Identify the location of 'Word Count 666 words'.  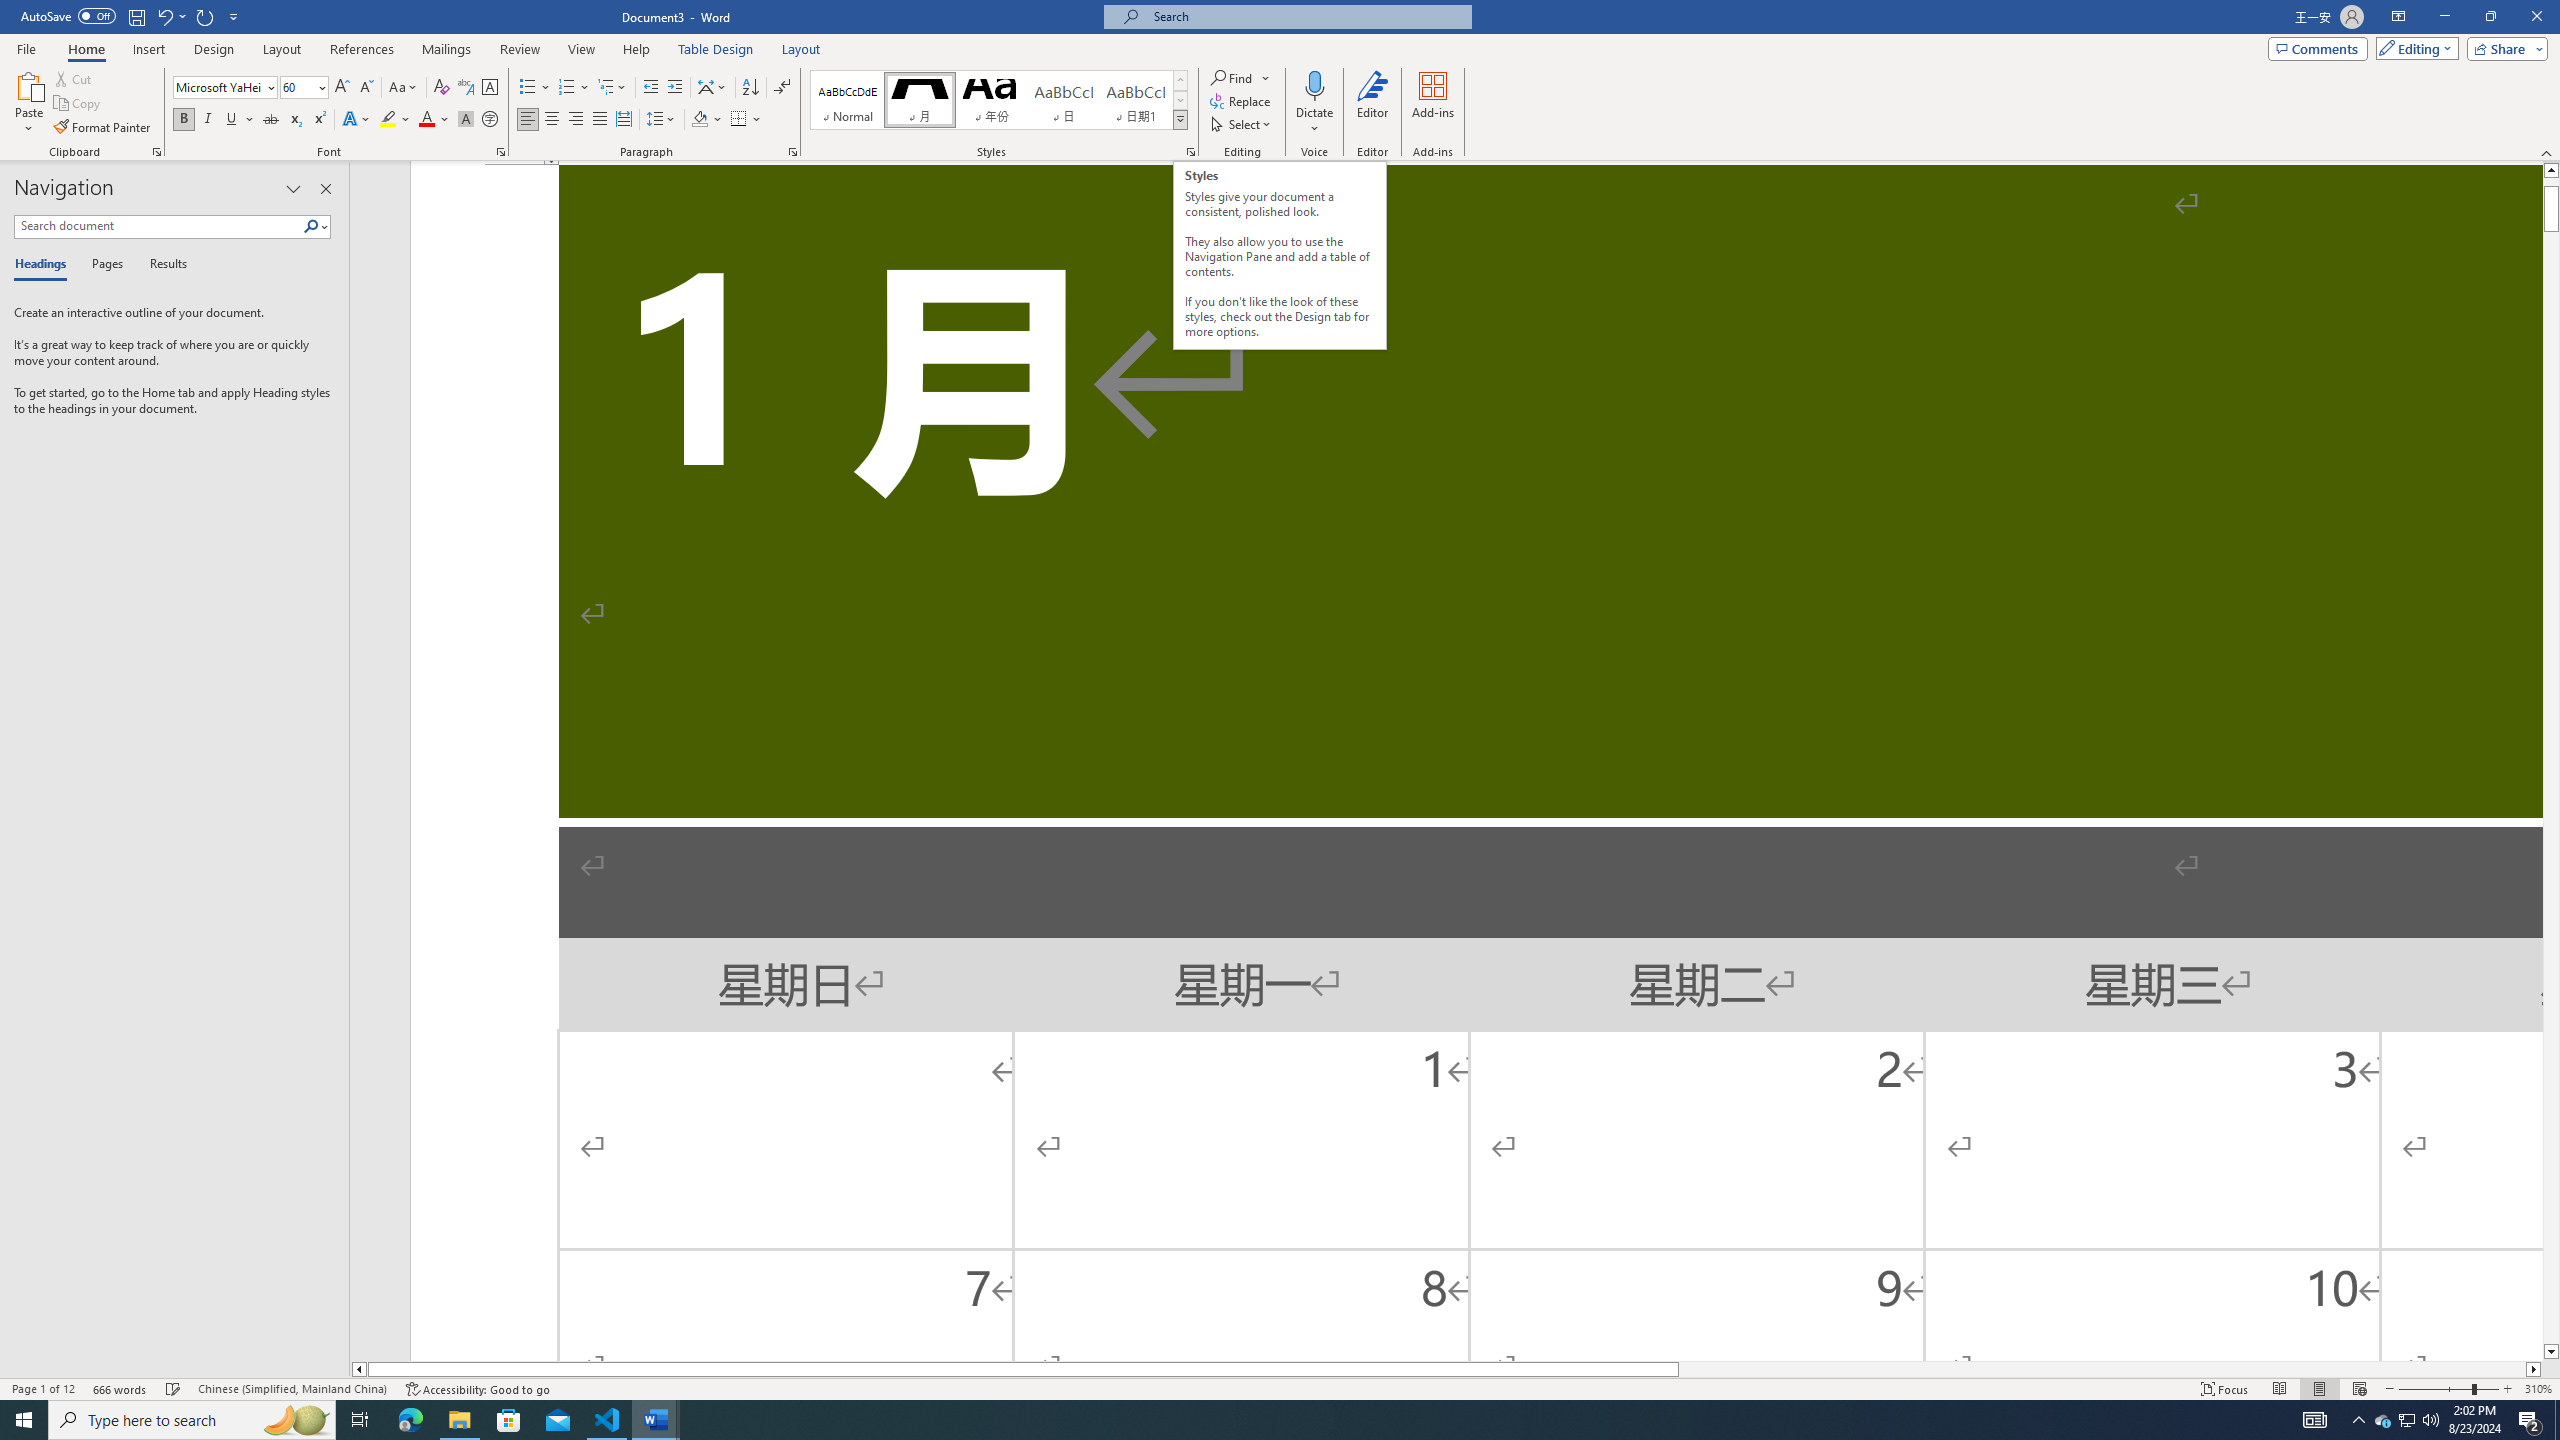
(121, 1389).